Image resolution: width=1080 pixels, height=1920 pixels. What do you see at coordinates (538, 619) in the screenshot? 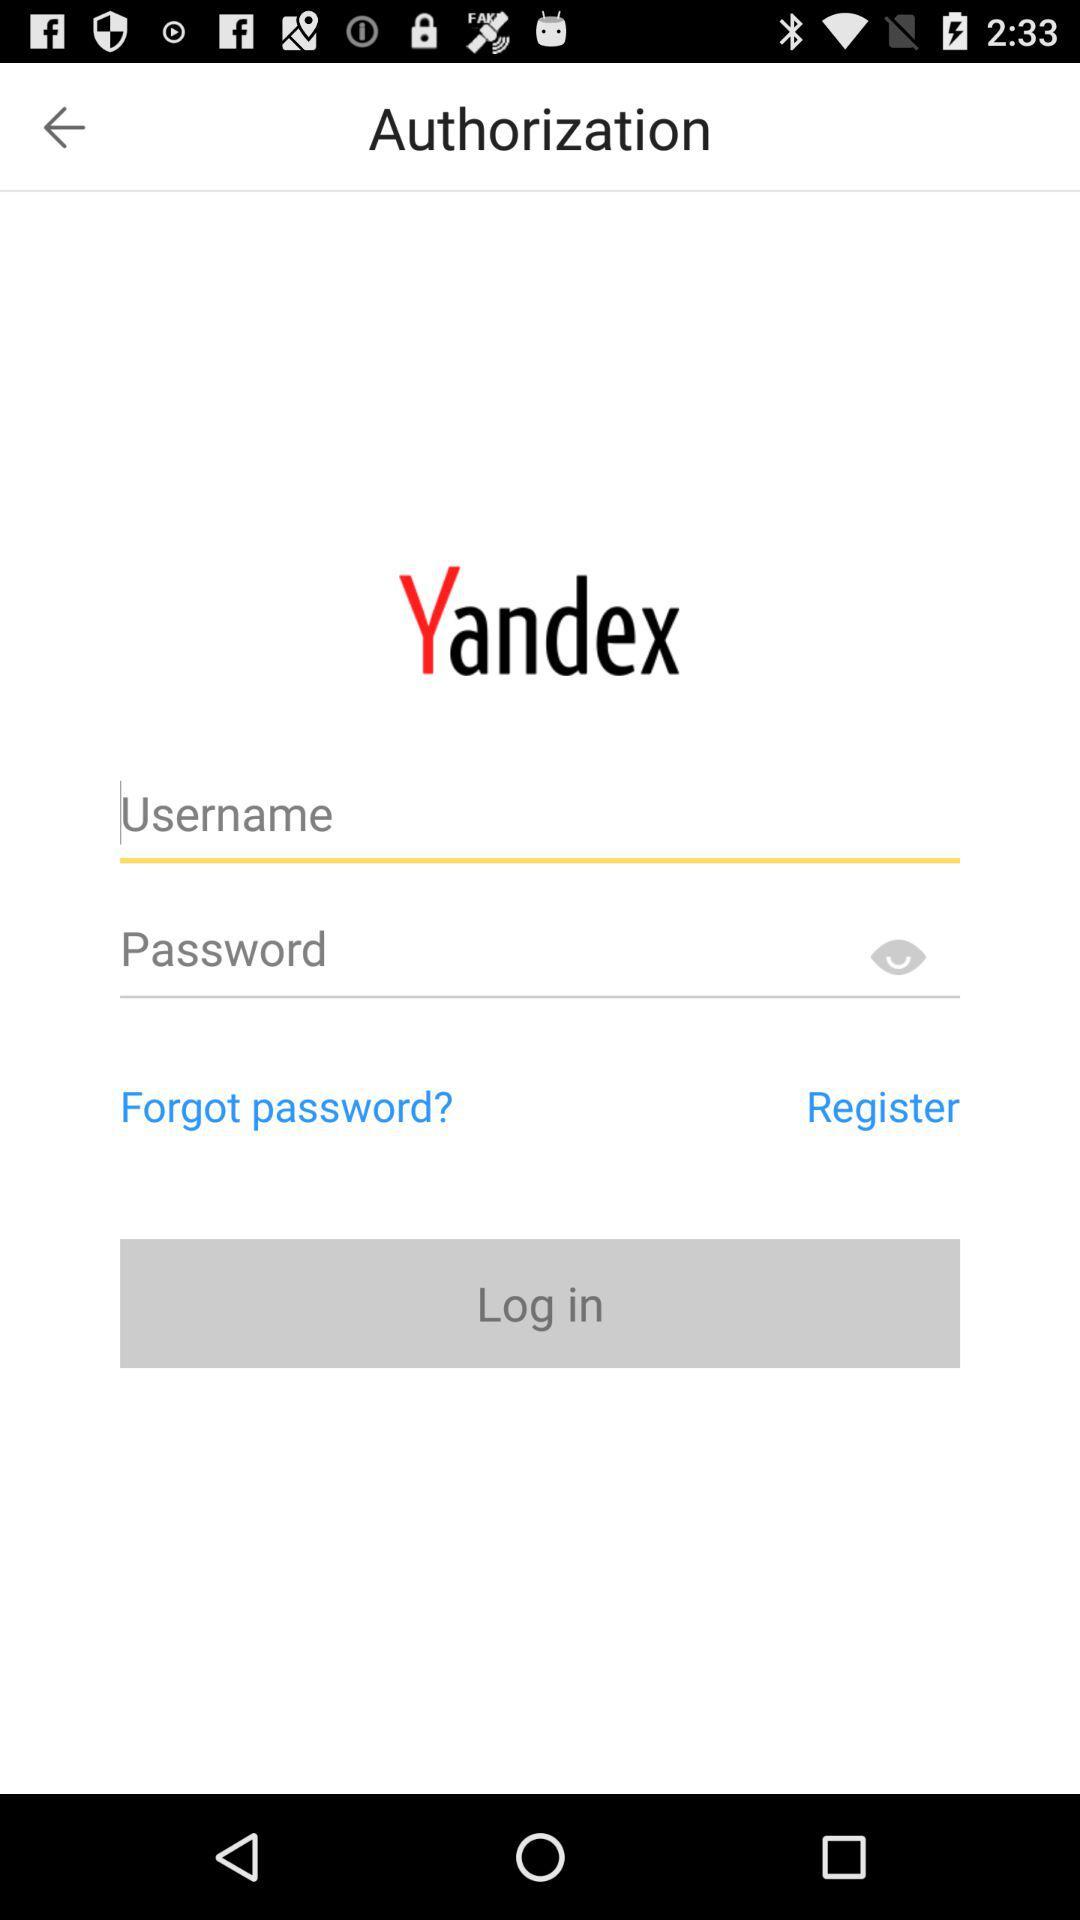
I see `home page` at bounding box center [538, 619].